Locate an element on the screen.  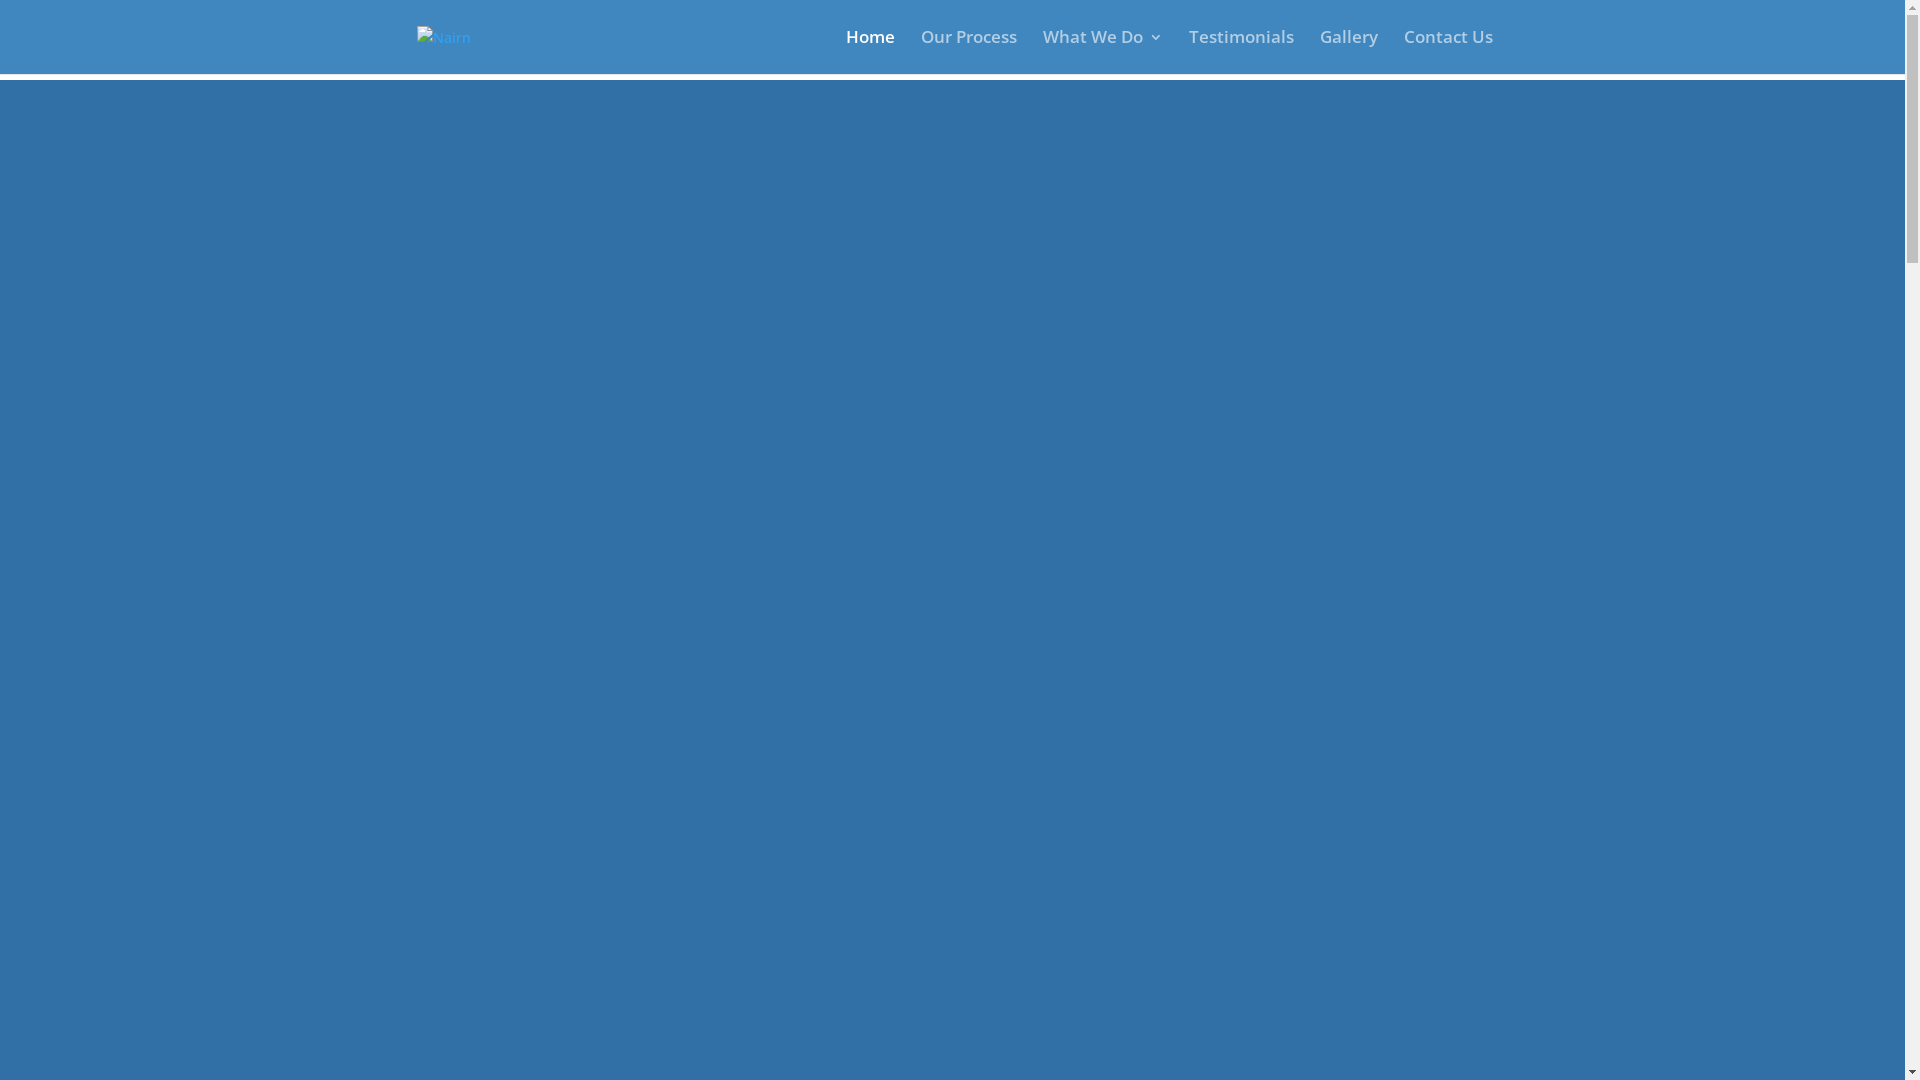
'Home' is located at coordinates (870, 50).